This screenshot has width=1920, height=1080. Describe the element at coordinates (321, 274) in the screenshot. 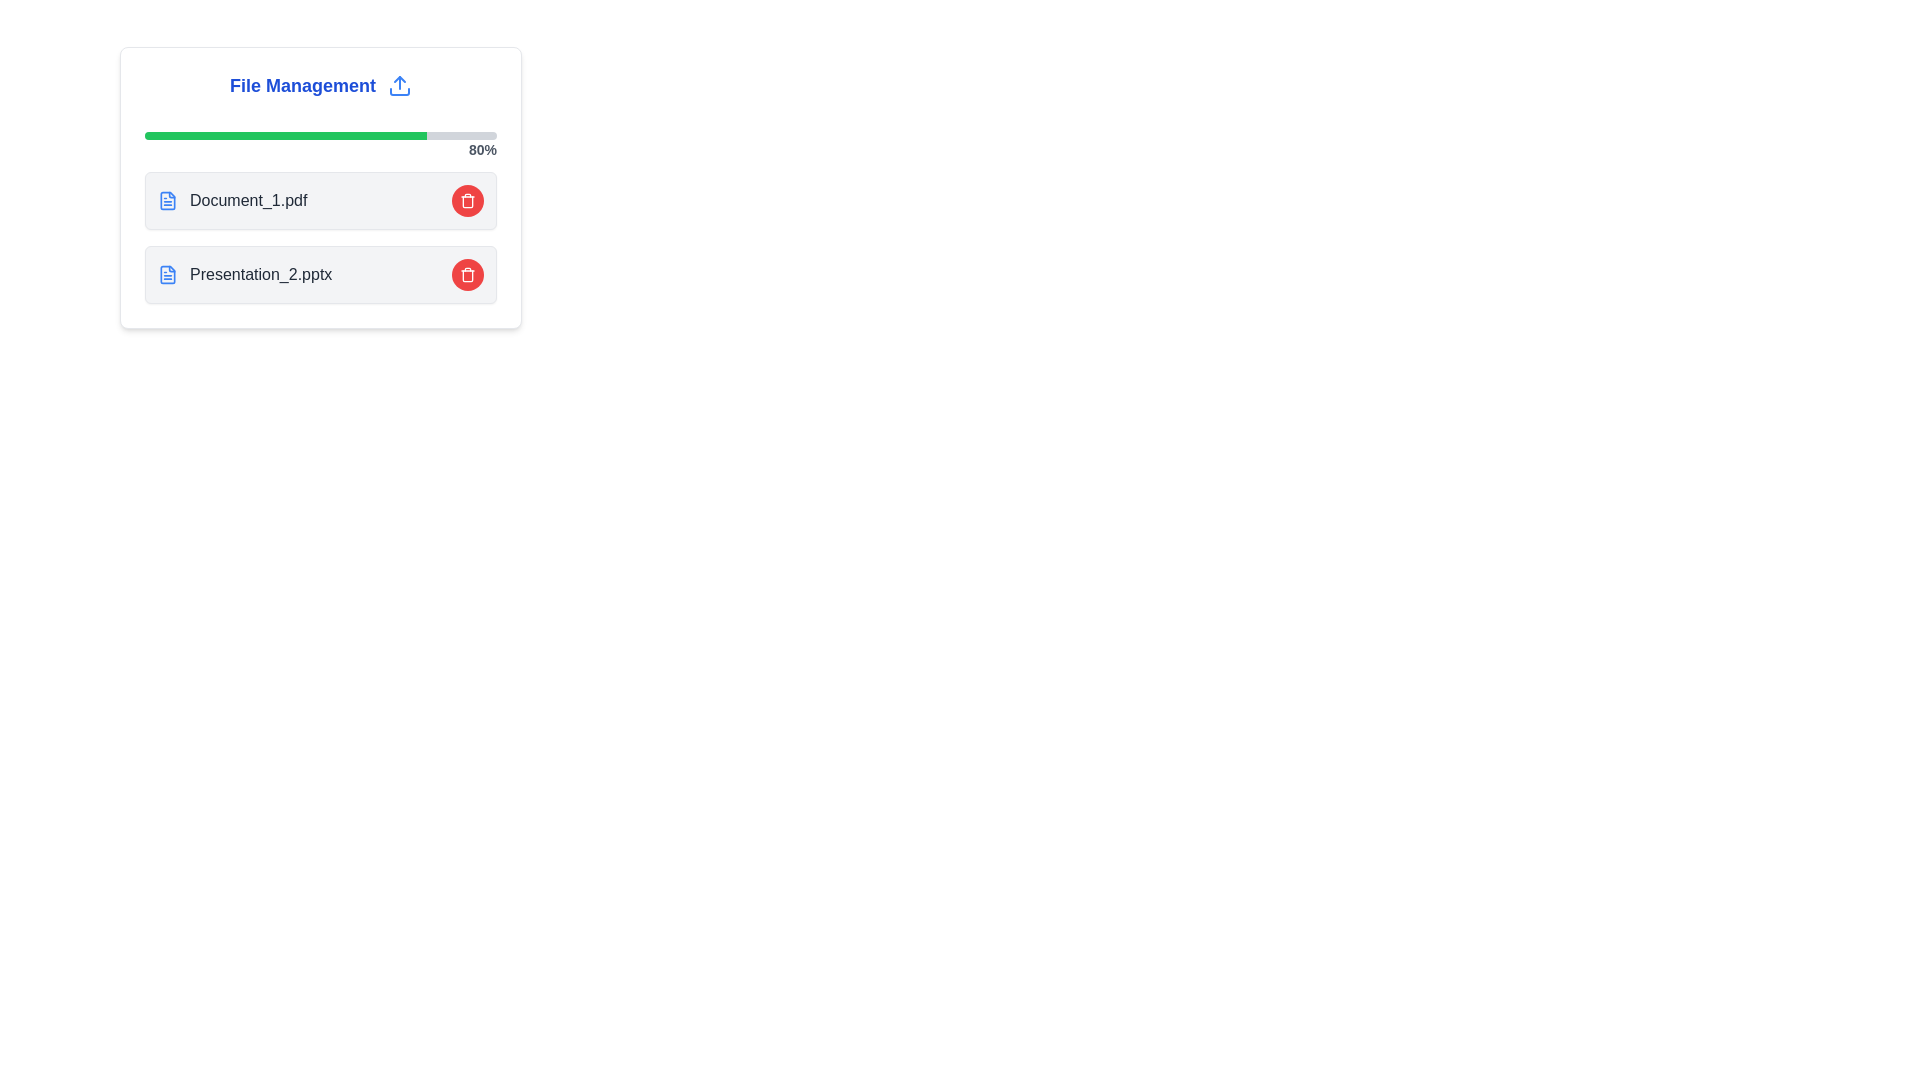

I see `the file name 'Presentation_2.pptx' in the second file entry row` at that location.